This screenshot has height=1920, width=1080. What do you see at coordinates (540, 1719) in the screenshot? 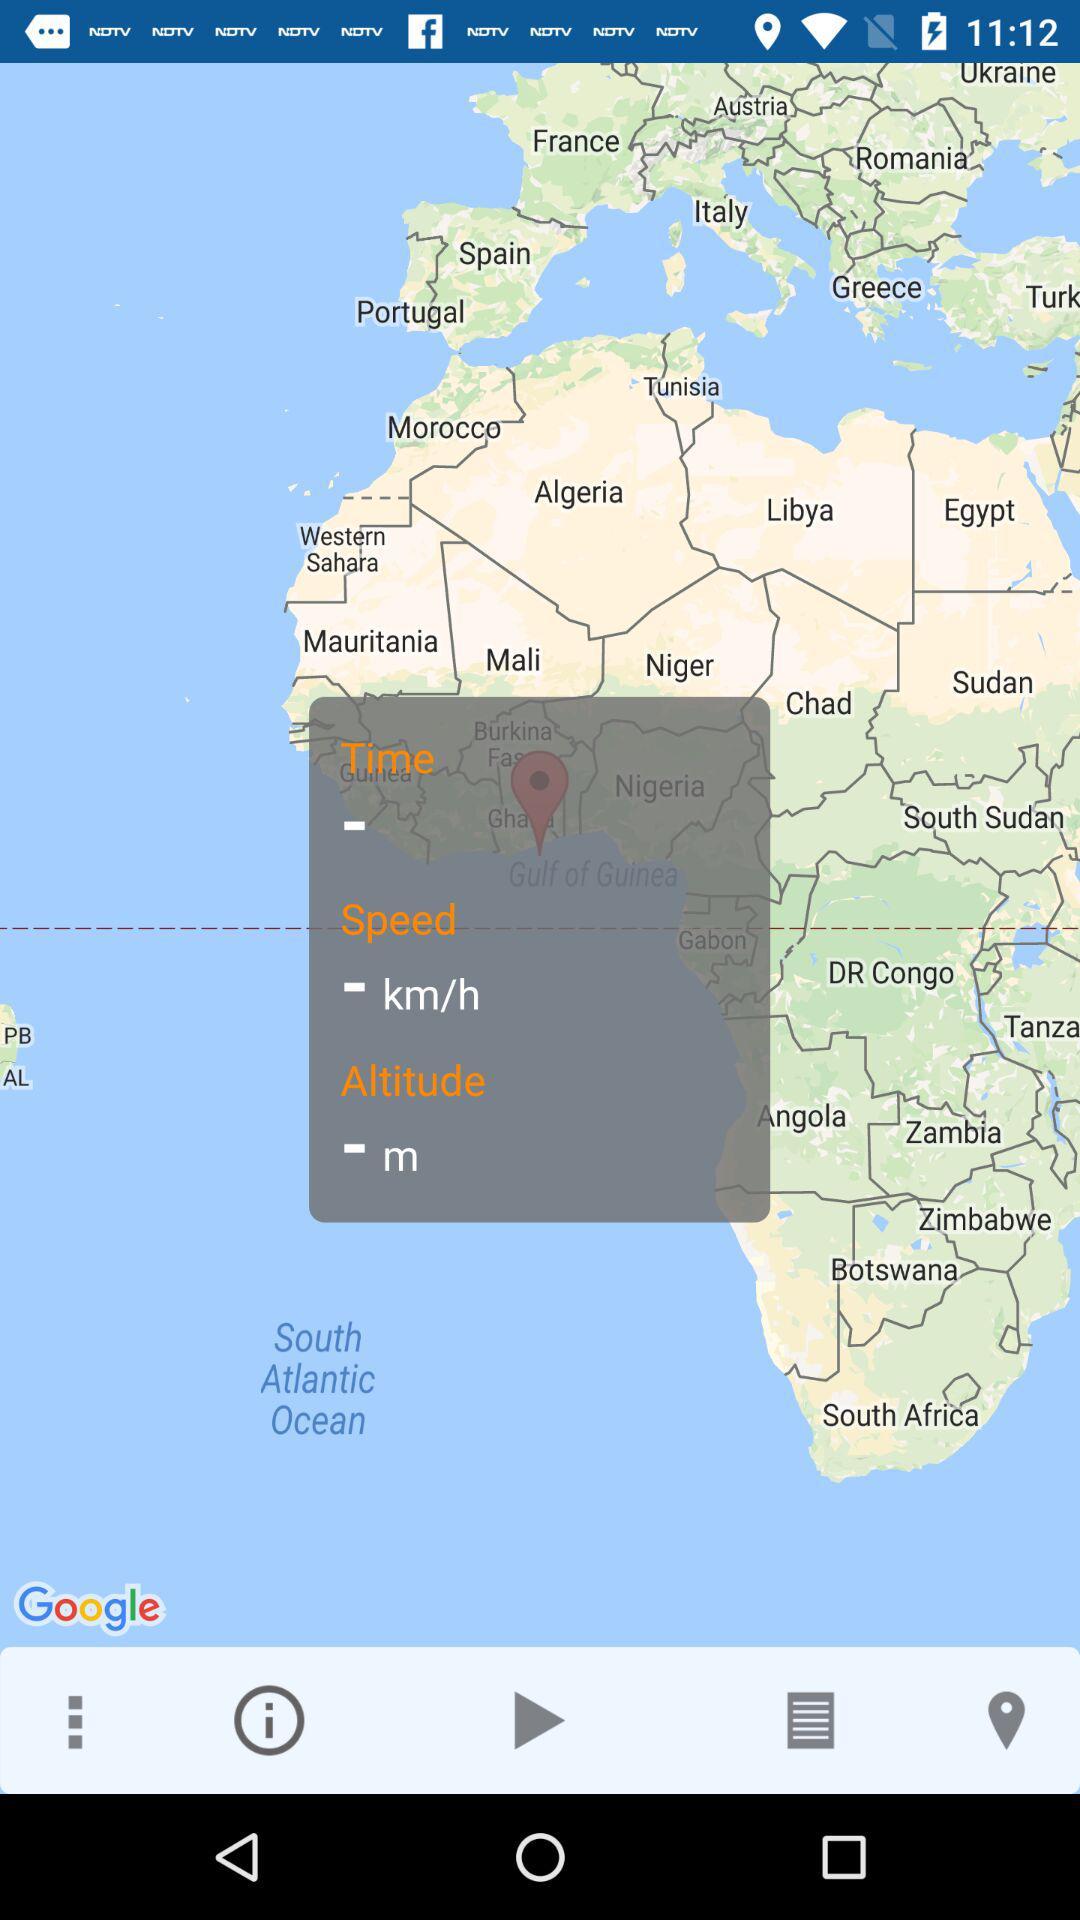
I see `the play icon` at bounding box center [540, 1719].